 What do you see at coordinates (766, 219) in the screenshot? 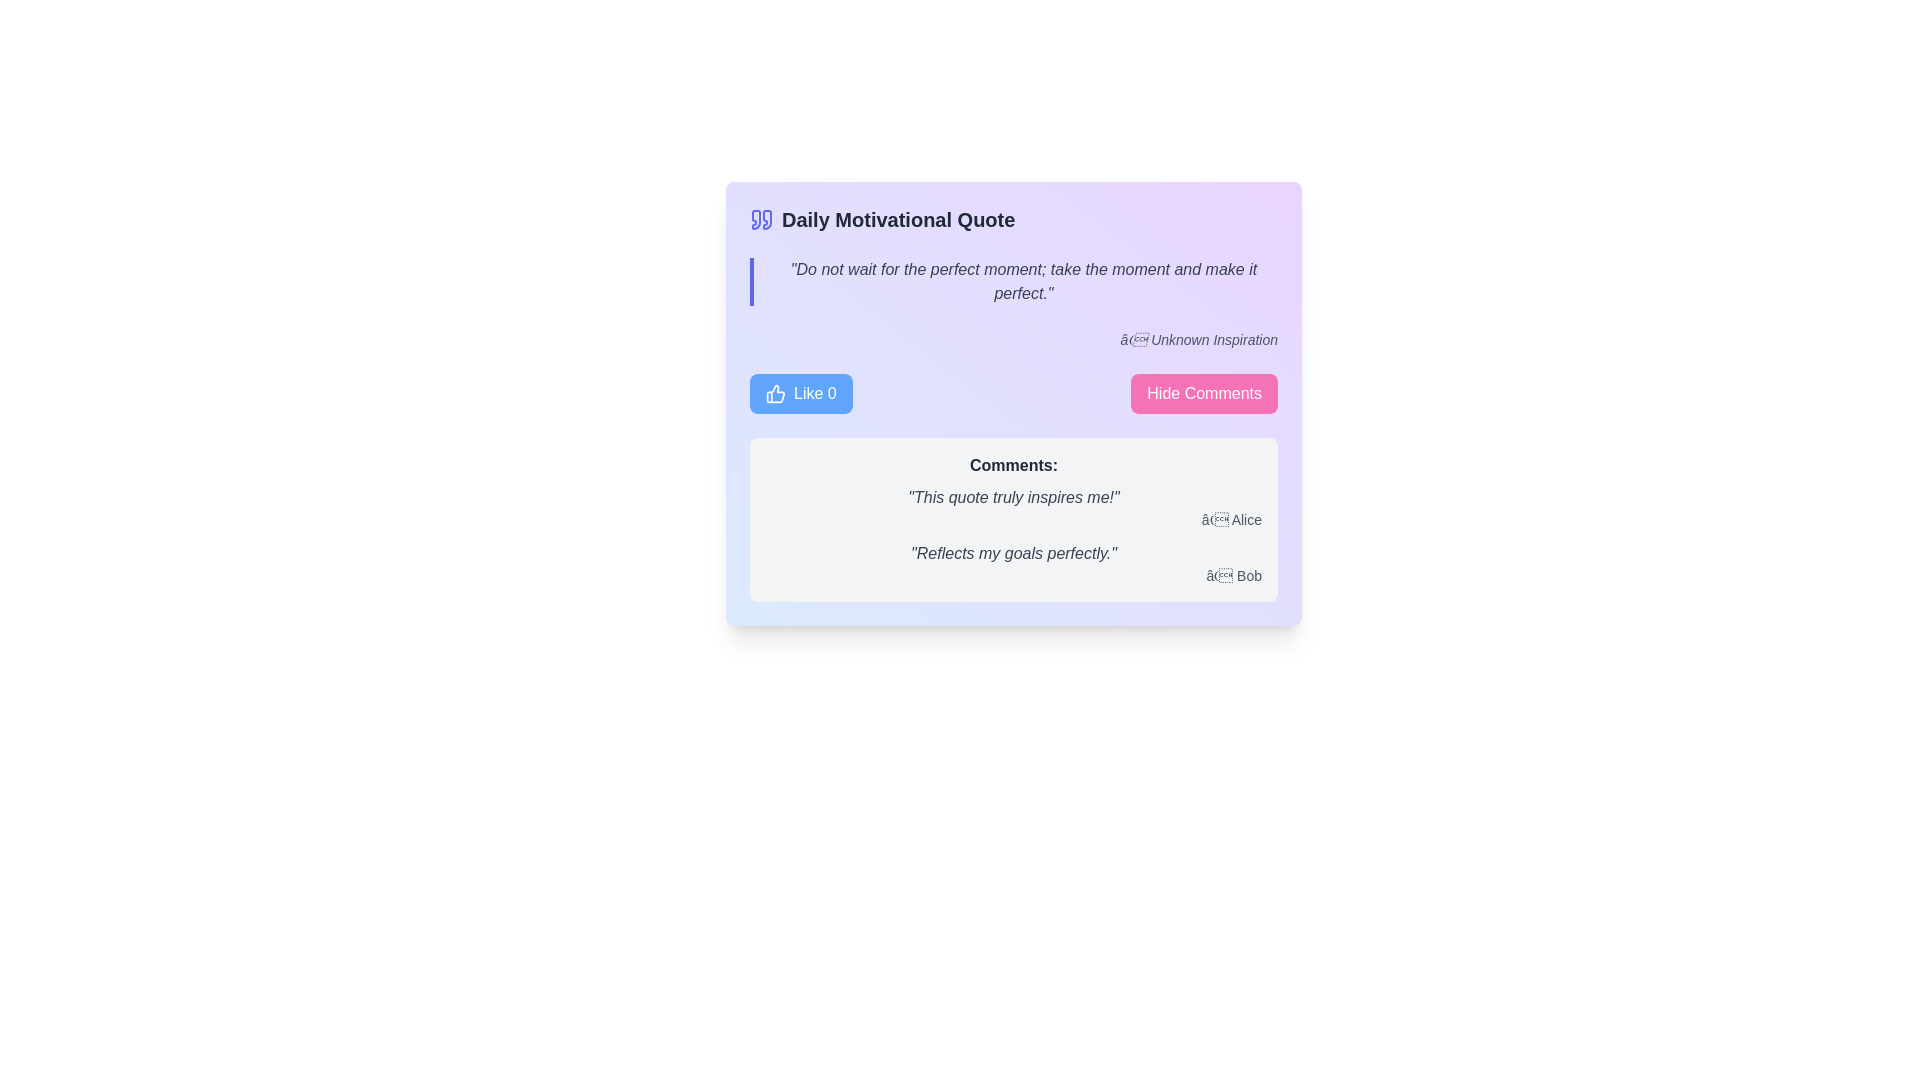
I see `the Icon component representing a double quote symbol that is part of a quote graphic, located next to the title text 'Daily Motivational Quote'` at bounding box center [766, 219].